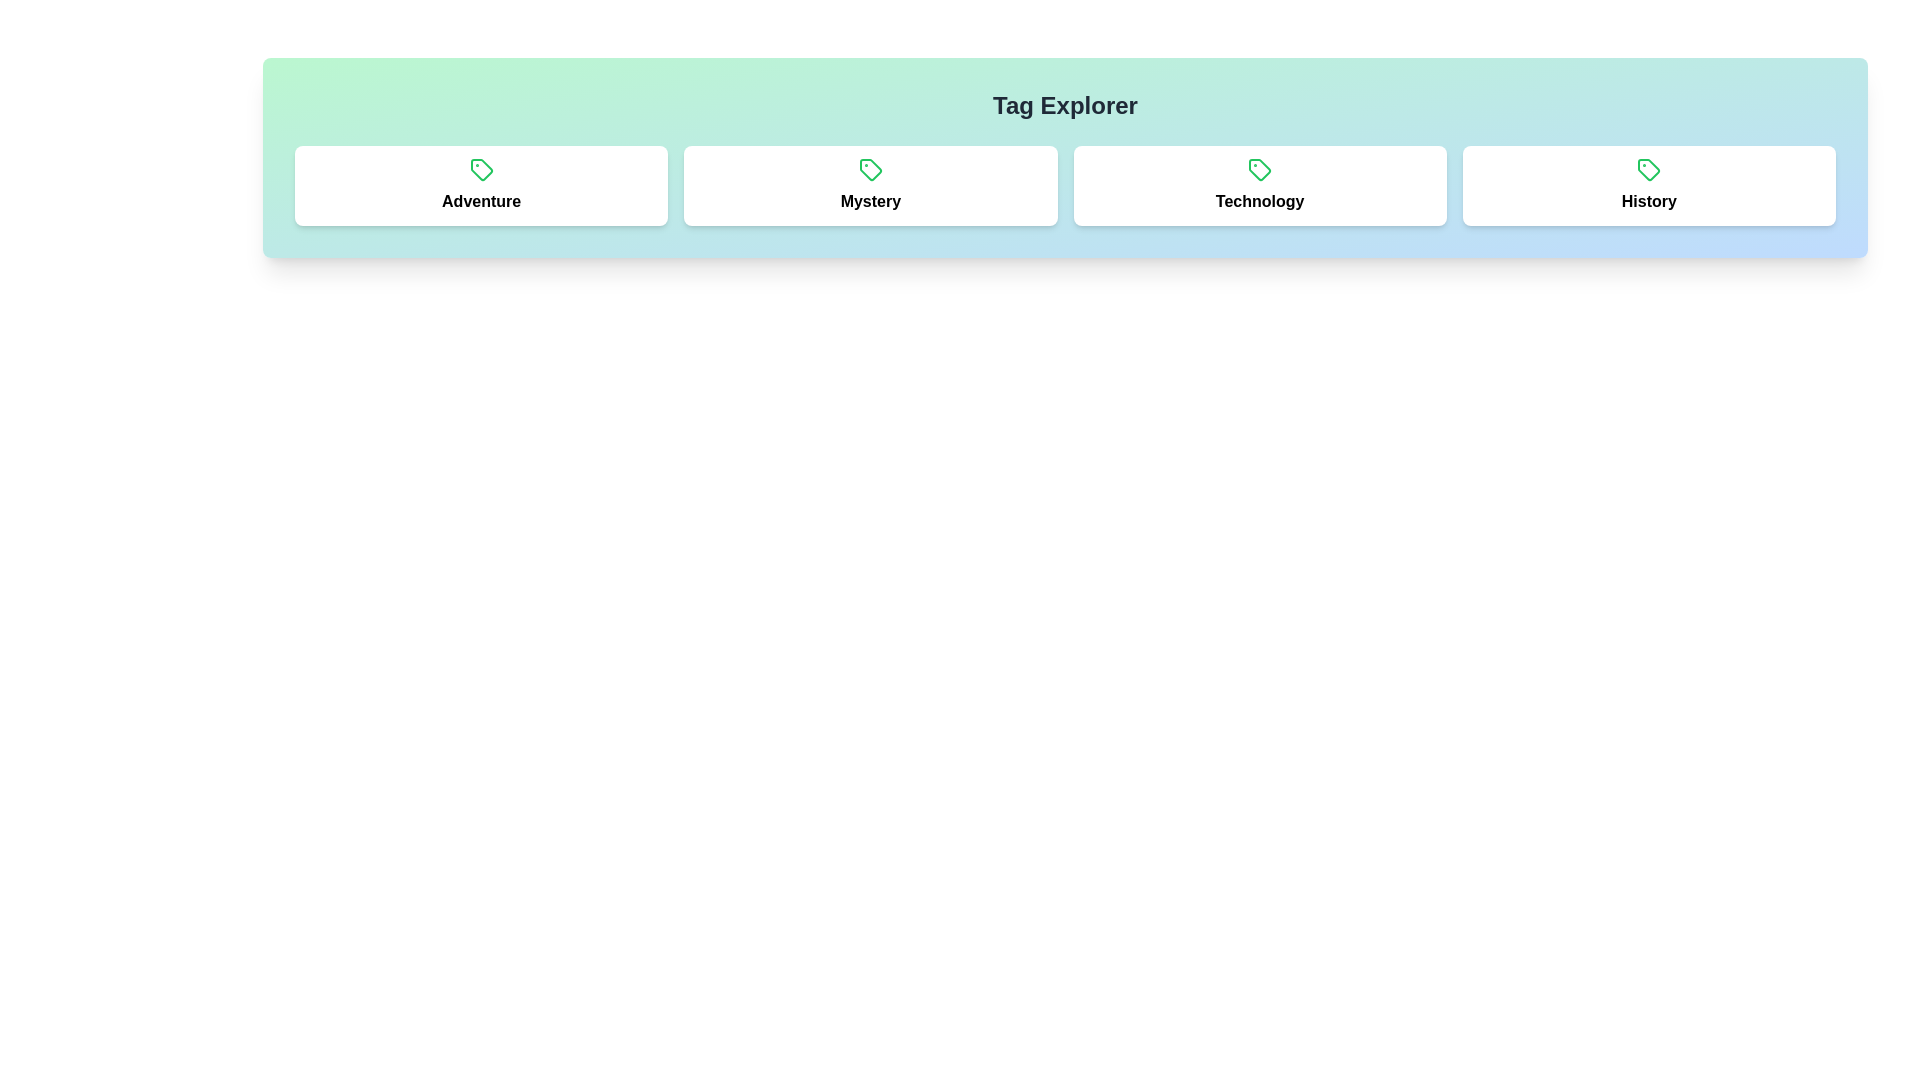  Describe the element at coordinates (1259, 168) in the screenshot. I see `the 'Technology' tag icon located in the third position from the left in the tag explorer section as a visual reference` at that location.